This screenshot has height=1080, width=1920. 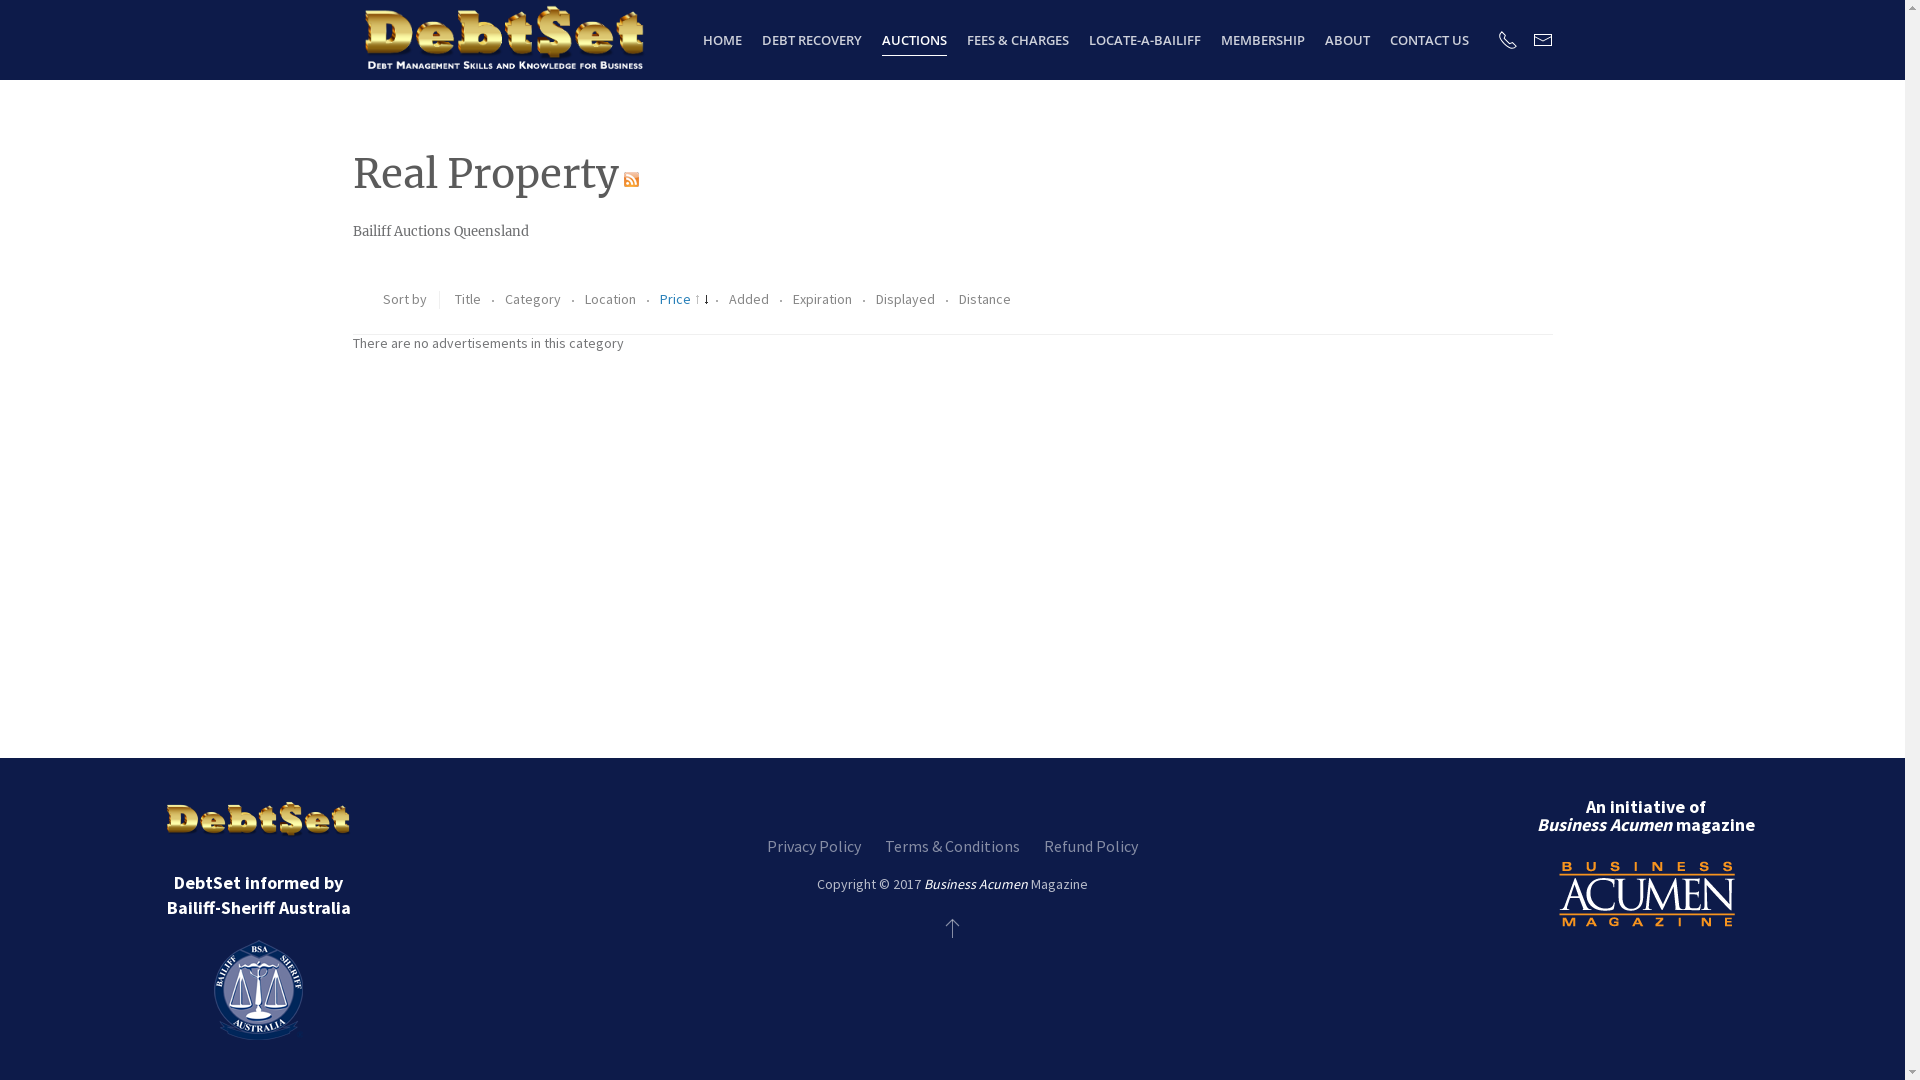 I want to click on 'Refund Policy', so click(x=1089, y=845).